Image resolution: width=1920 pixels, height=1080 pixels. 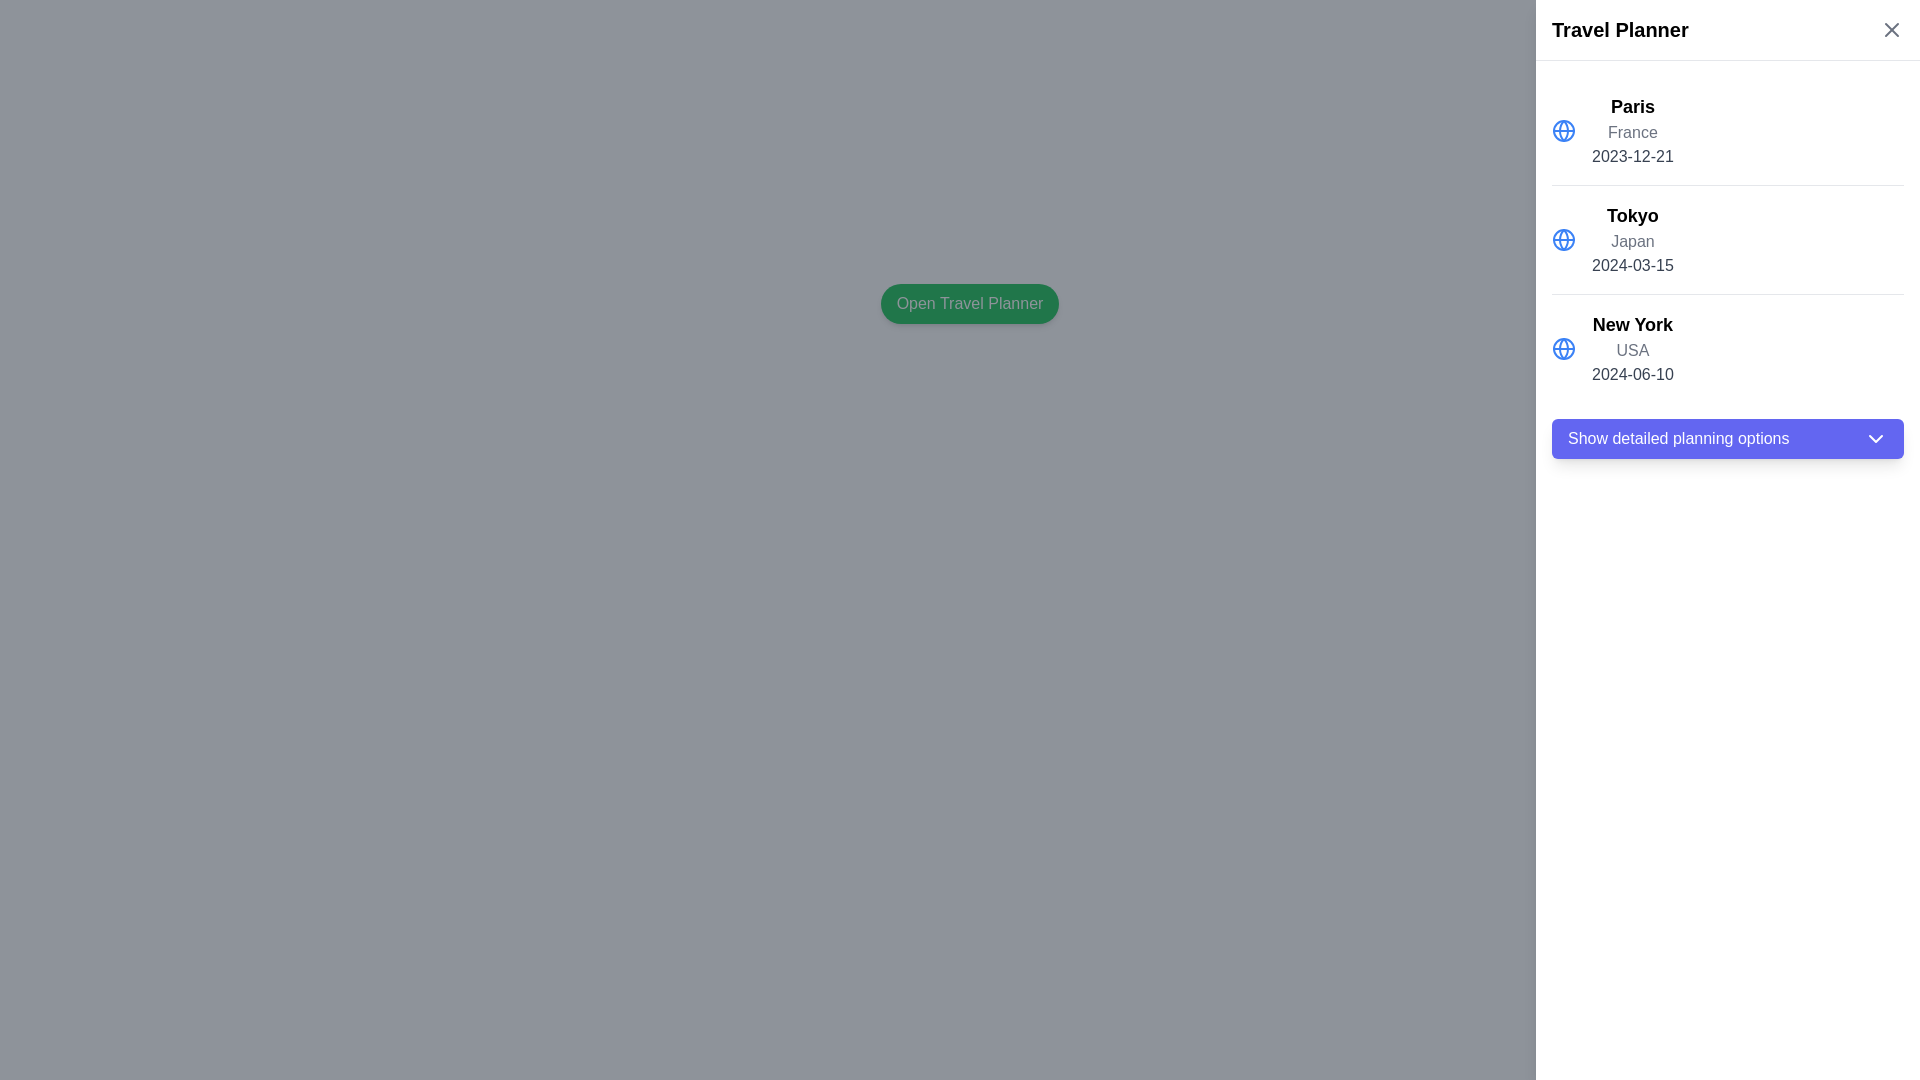 I want to click on the informational text label displaying the travel date for 'New York' located in the right-hand panel titled 'Travel Planner', specifically the third entry in the list beneath 'USA', so click(x=1632, y=374).